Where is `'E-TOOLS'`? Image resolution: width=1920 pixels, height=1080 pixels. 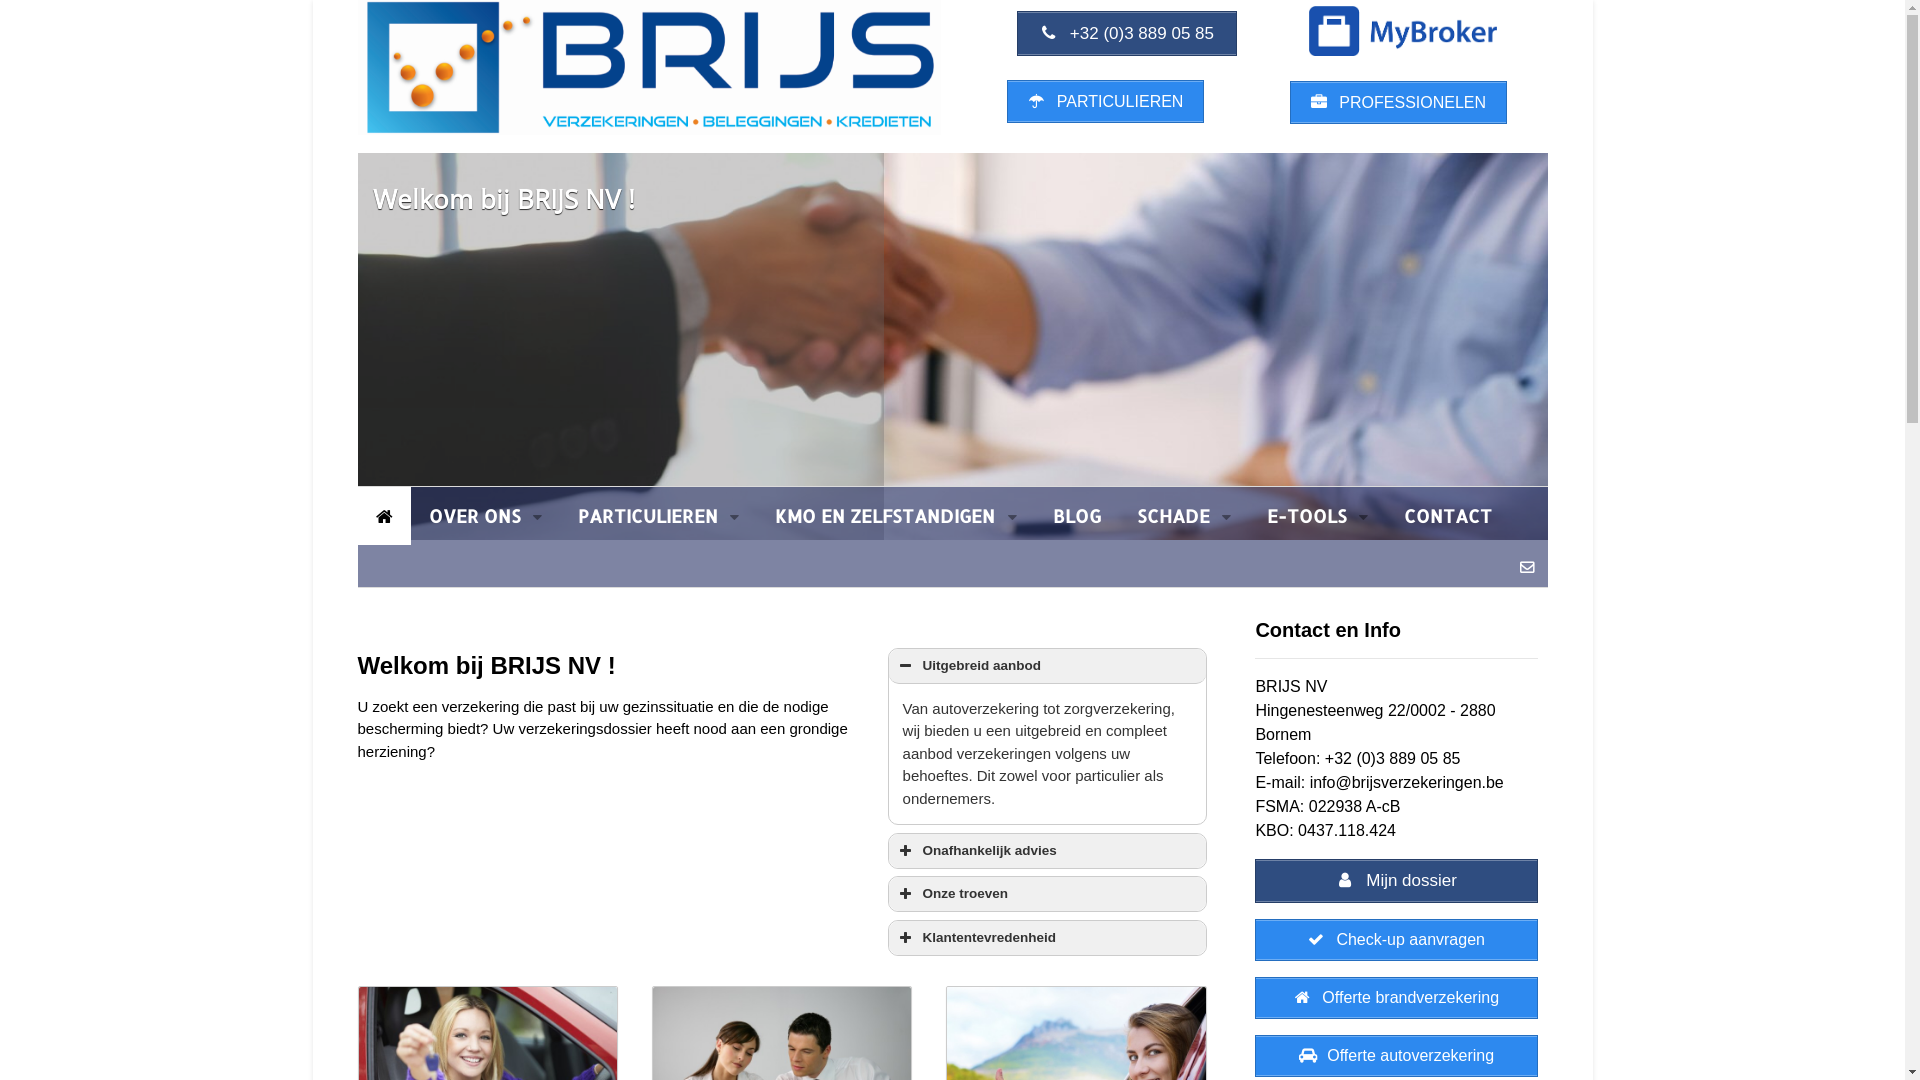 'E-TOOLS' is located at coordinates (1317, 515).